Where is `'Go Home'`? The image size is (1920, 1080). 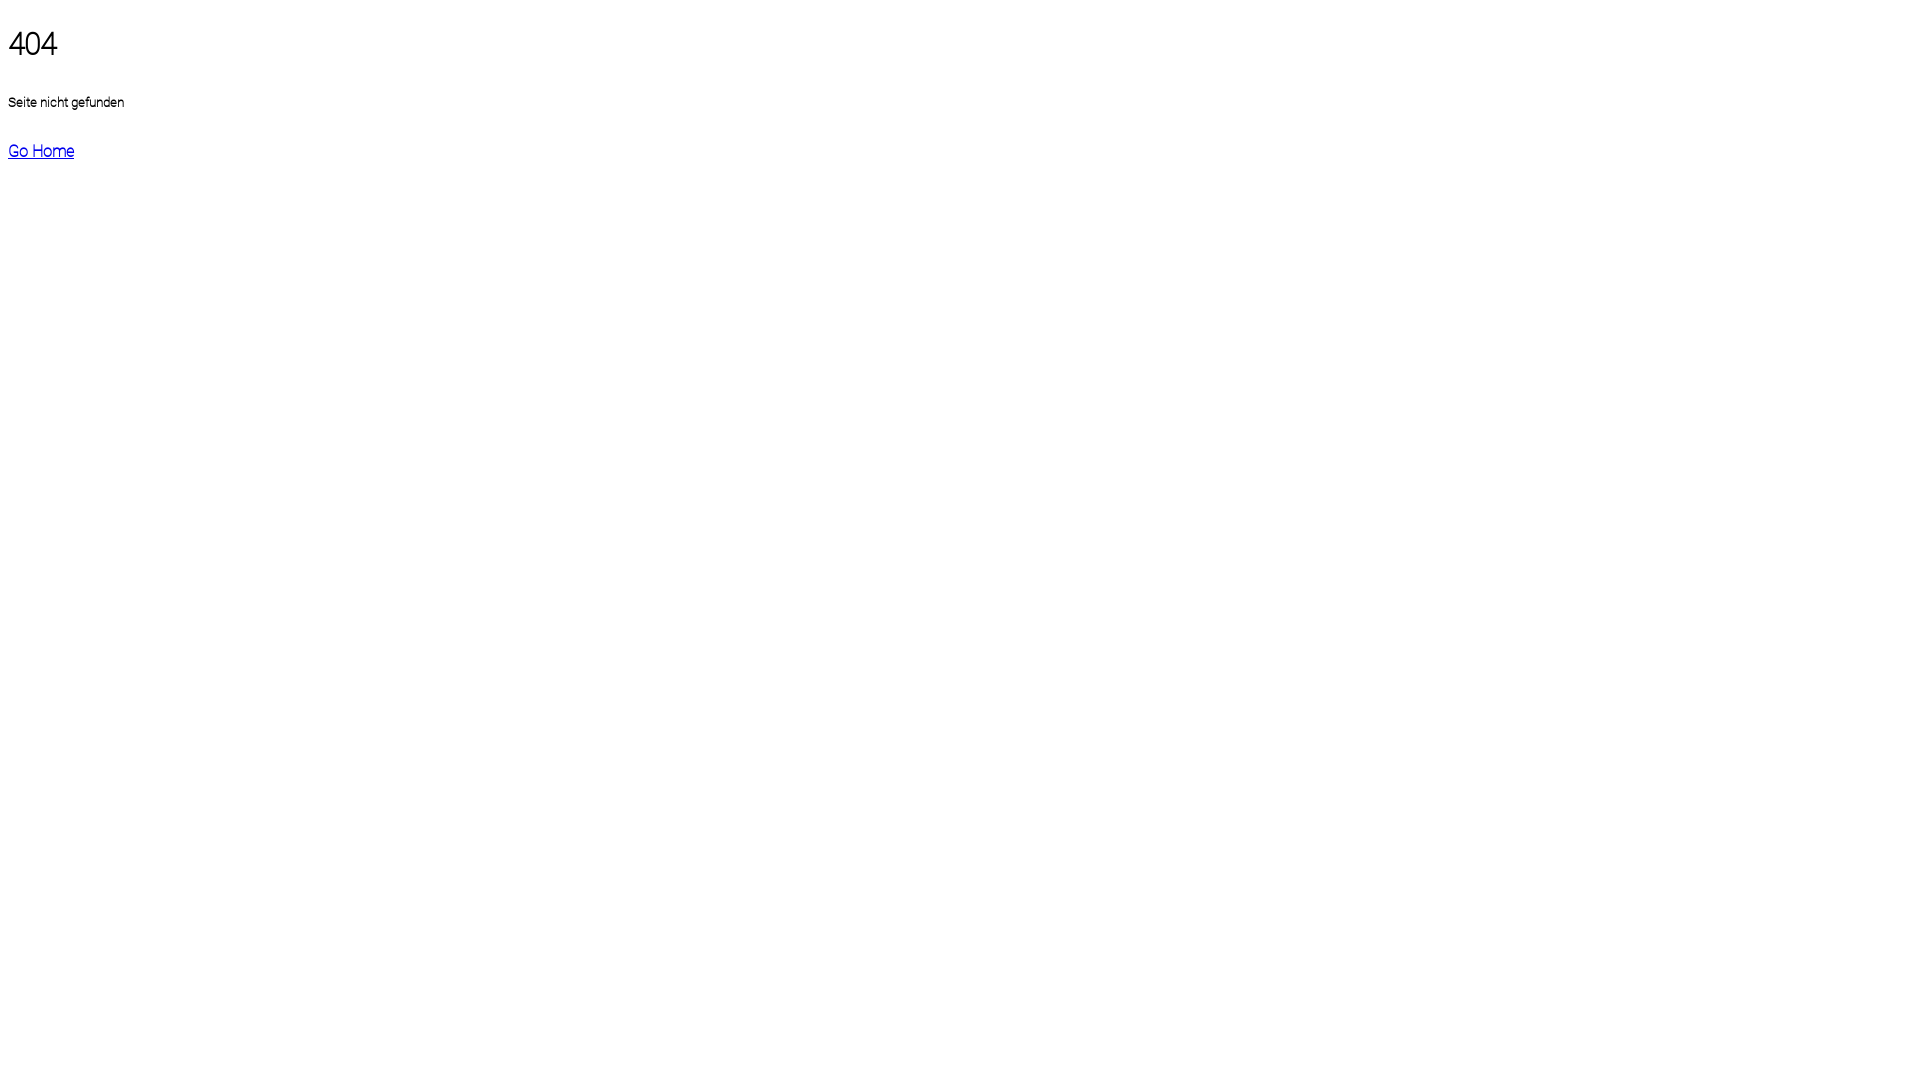
'Go Home' is located at coordinates (41, 150).